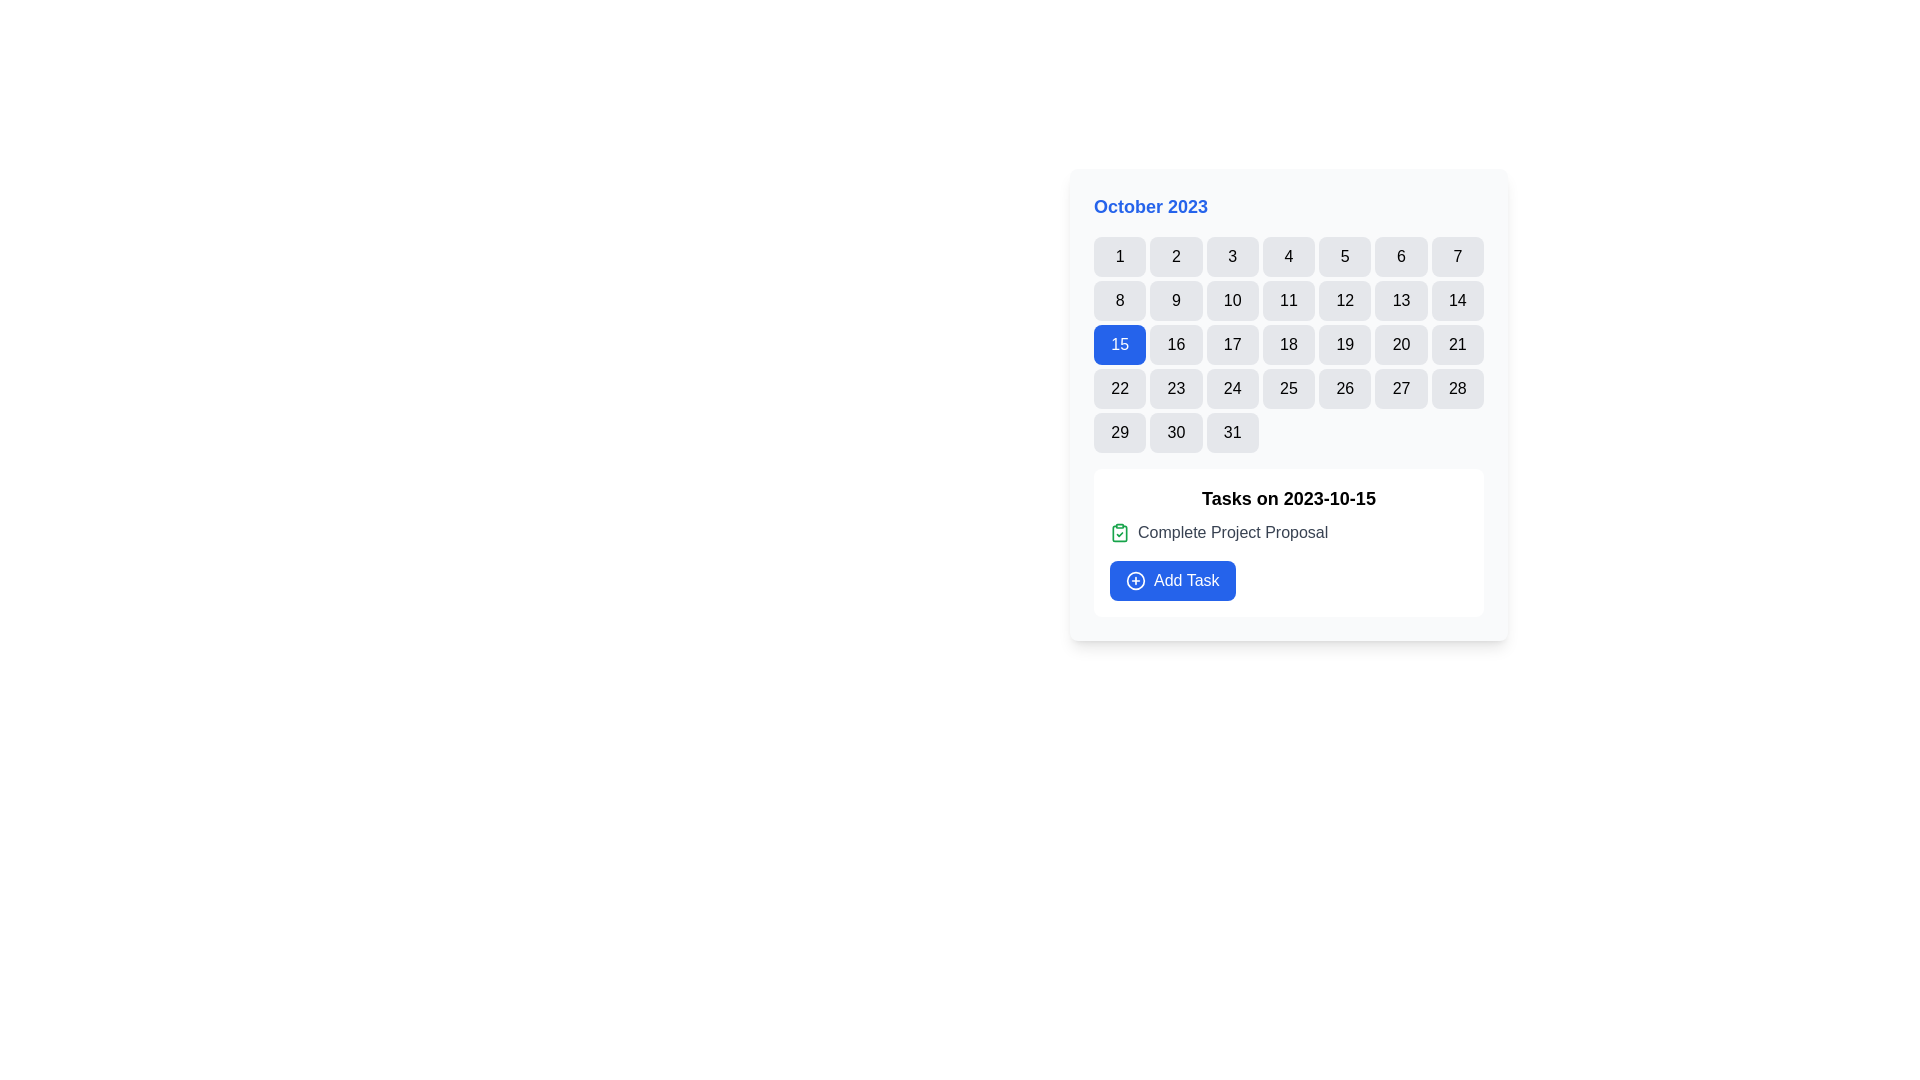  I want to click on the selectable day button, so click(1287, 389).